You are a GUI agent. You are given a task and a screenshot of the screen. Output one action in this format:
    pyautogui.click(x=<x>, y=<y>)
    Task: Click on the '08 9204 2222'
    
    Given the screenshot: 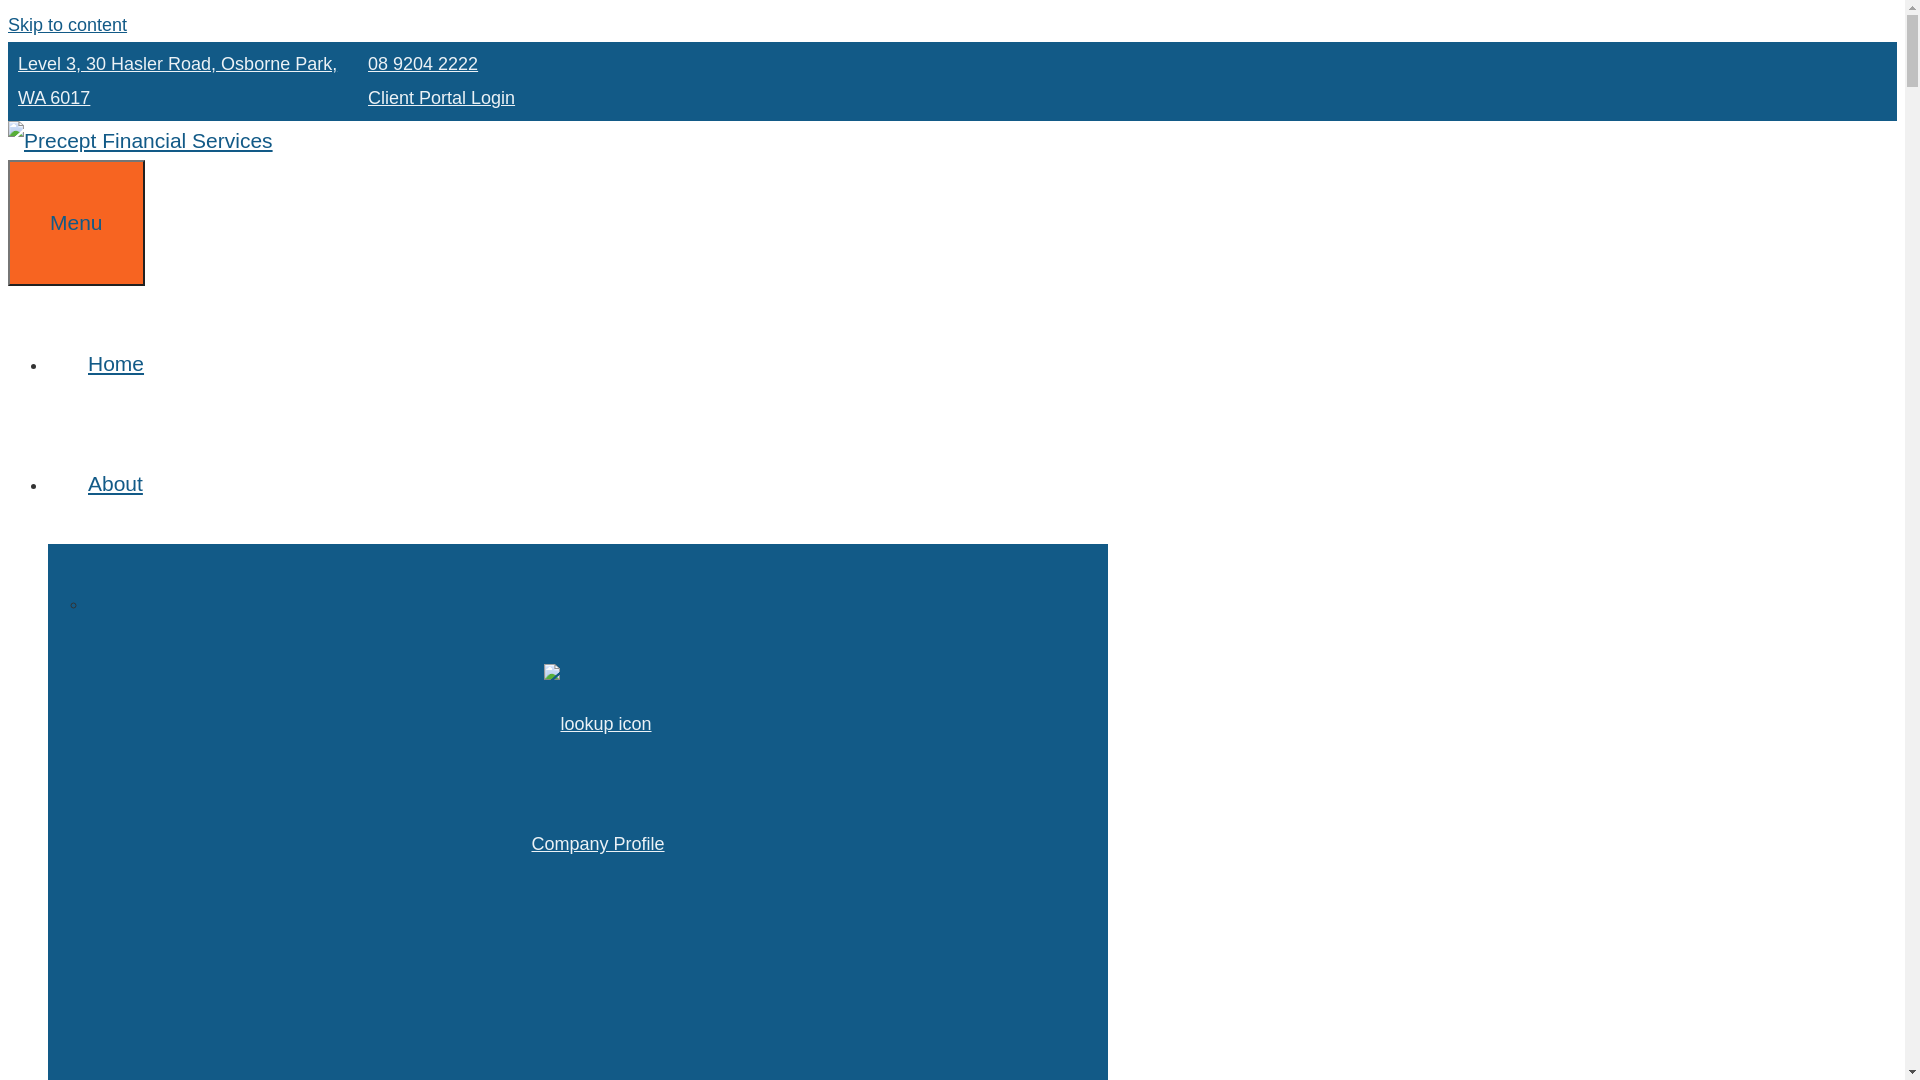 What is the action you would take?
    pyautogui.click(x=421, y=63)
    